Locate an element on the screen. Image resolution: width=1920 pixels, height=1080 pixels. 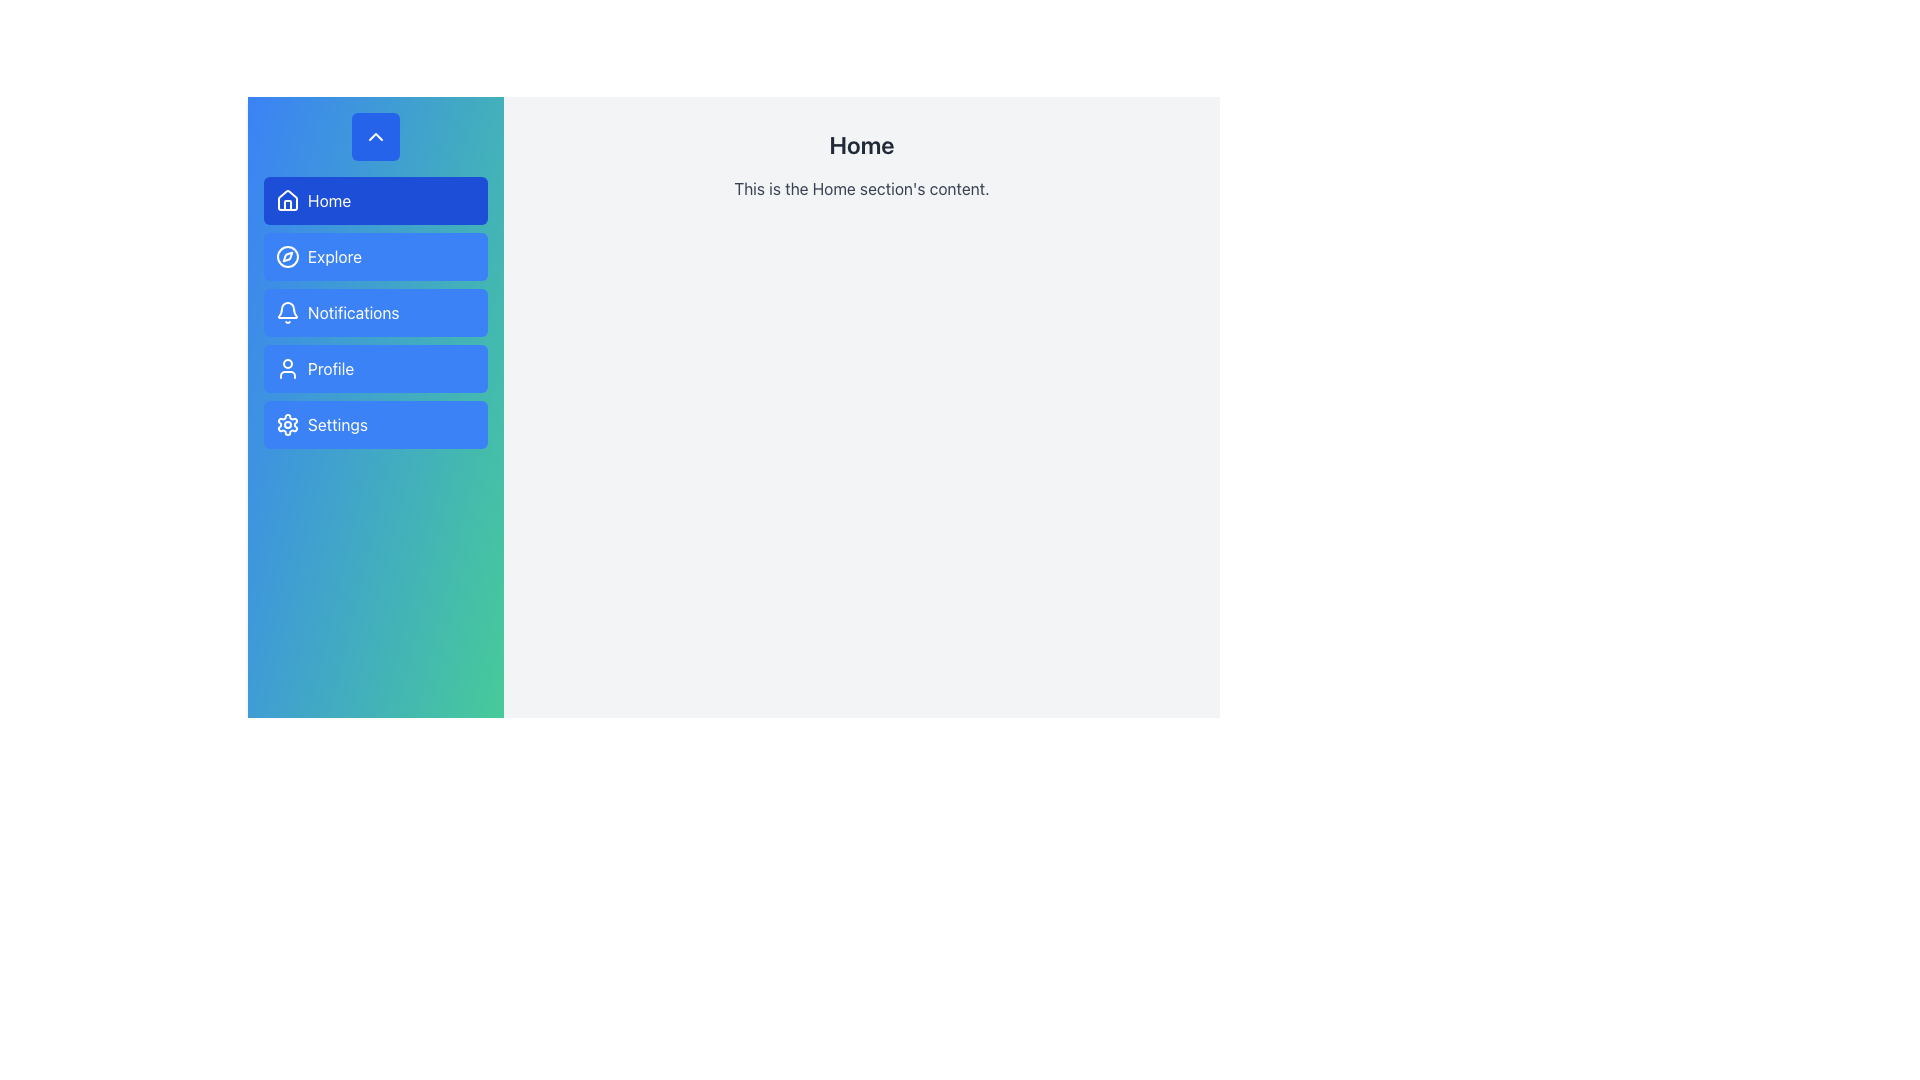
the blue circular button icon at the top of the interface is located at coordinates (375, 136).